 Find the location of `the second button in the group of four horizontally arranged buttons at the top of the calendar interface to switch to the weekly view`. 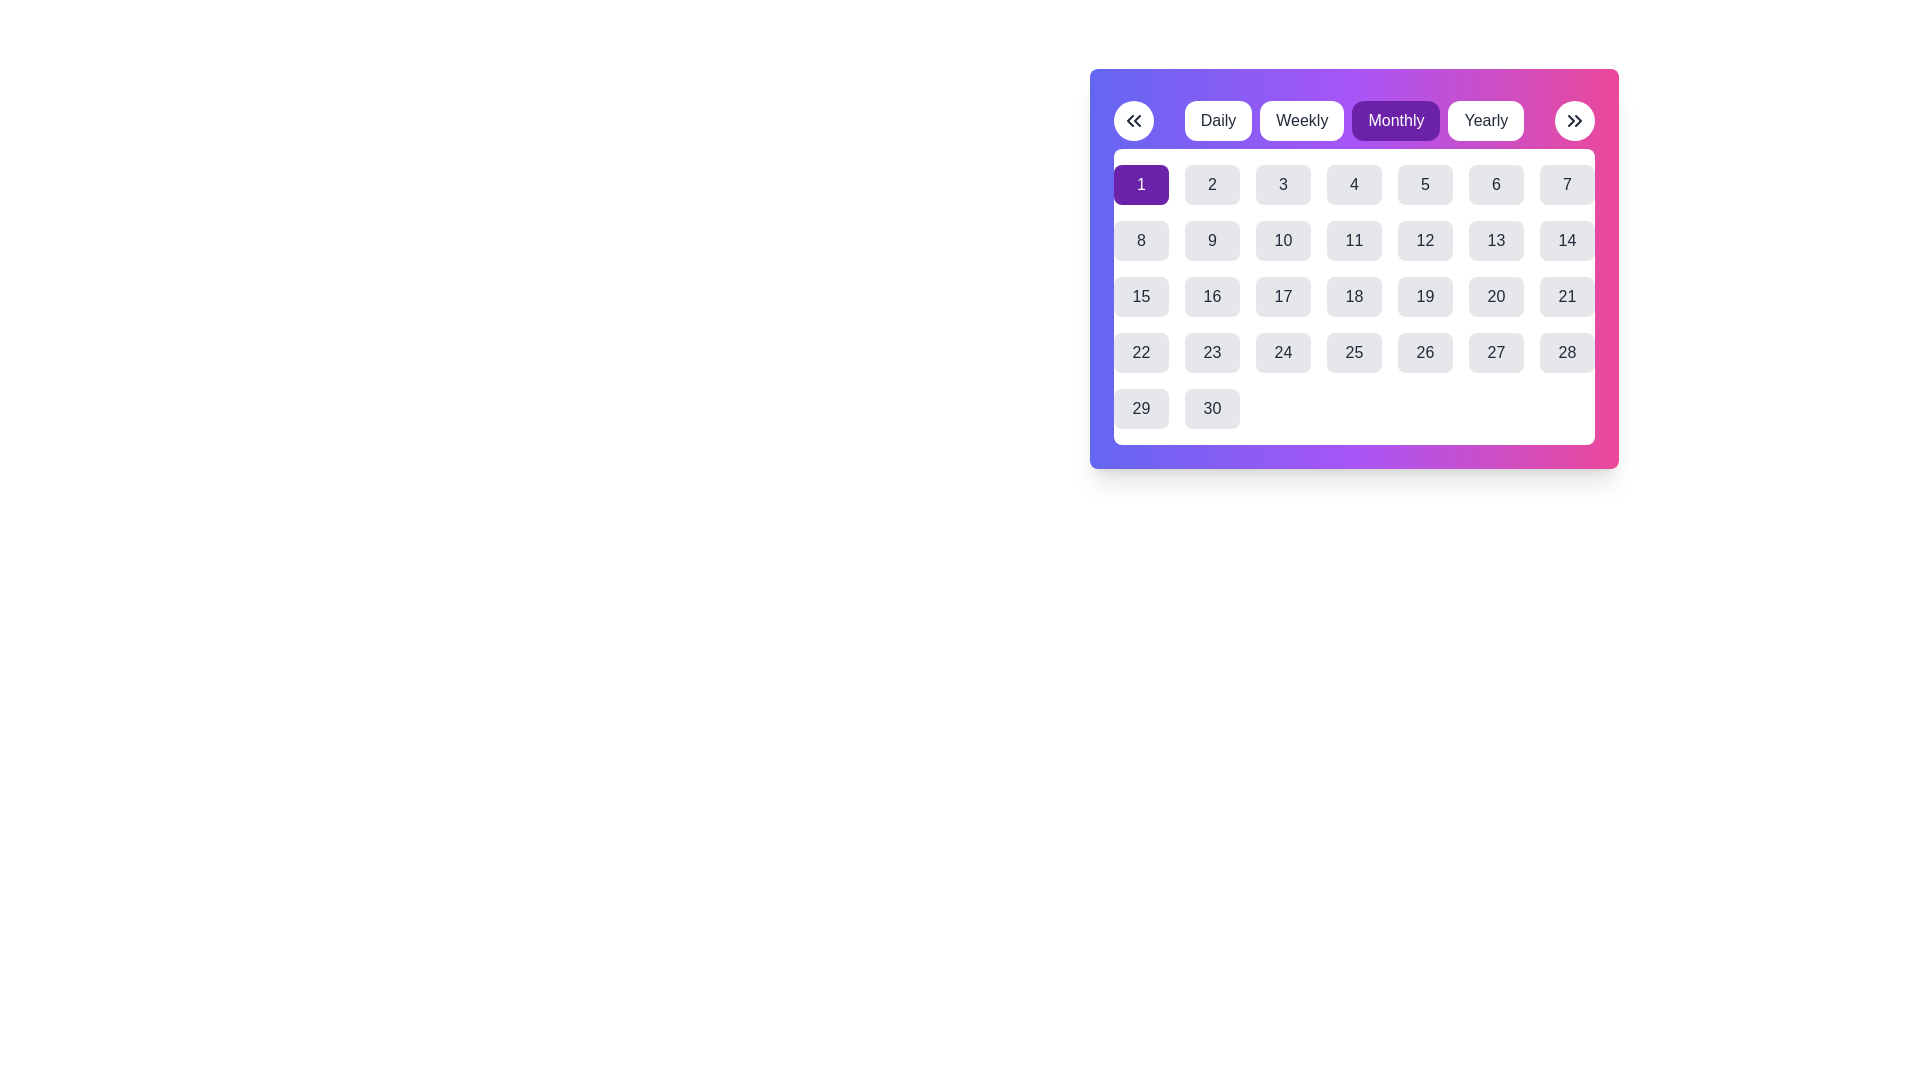

the second button in the group of four horizontally arranged buttons at the top of the calendar interface to switch to the weekly view is located at coordinates (1302, 120).